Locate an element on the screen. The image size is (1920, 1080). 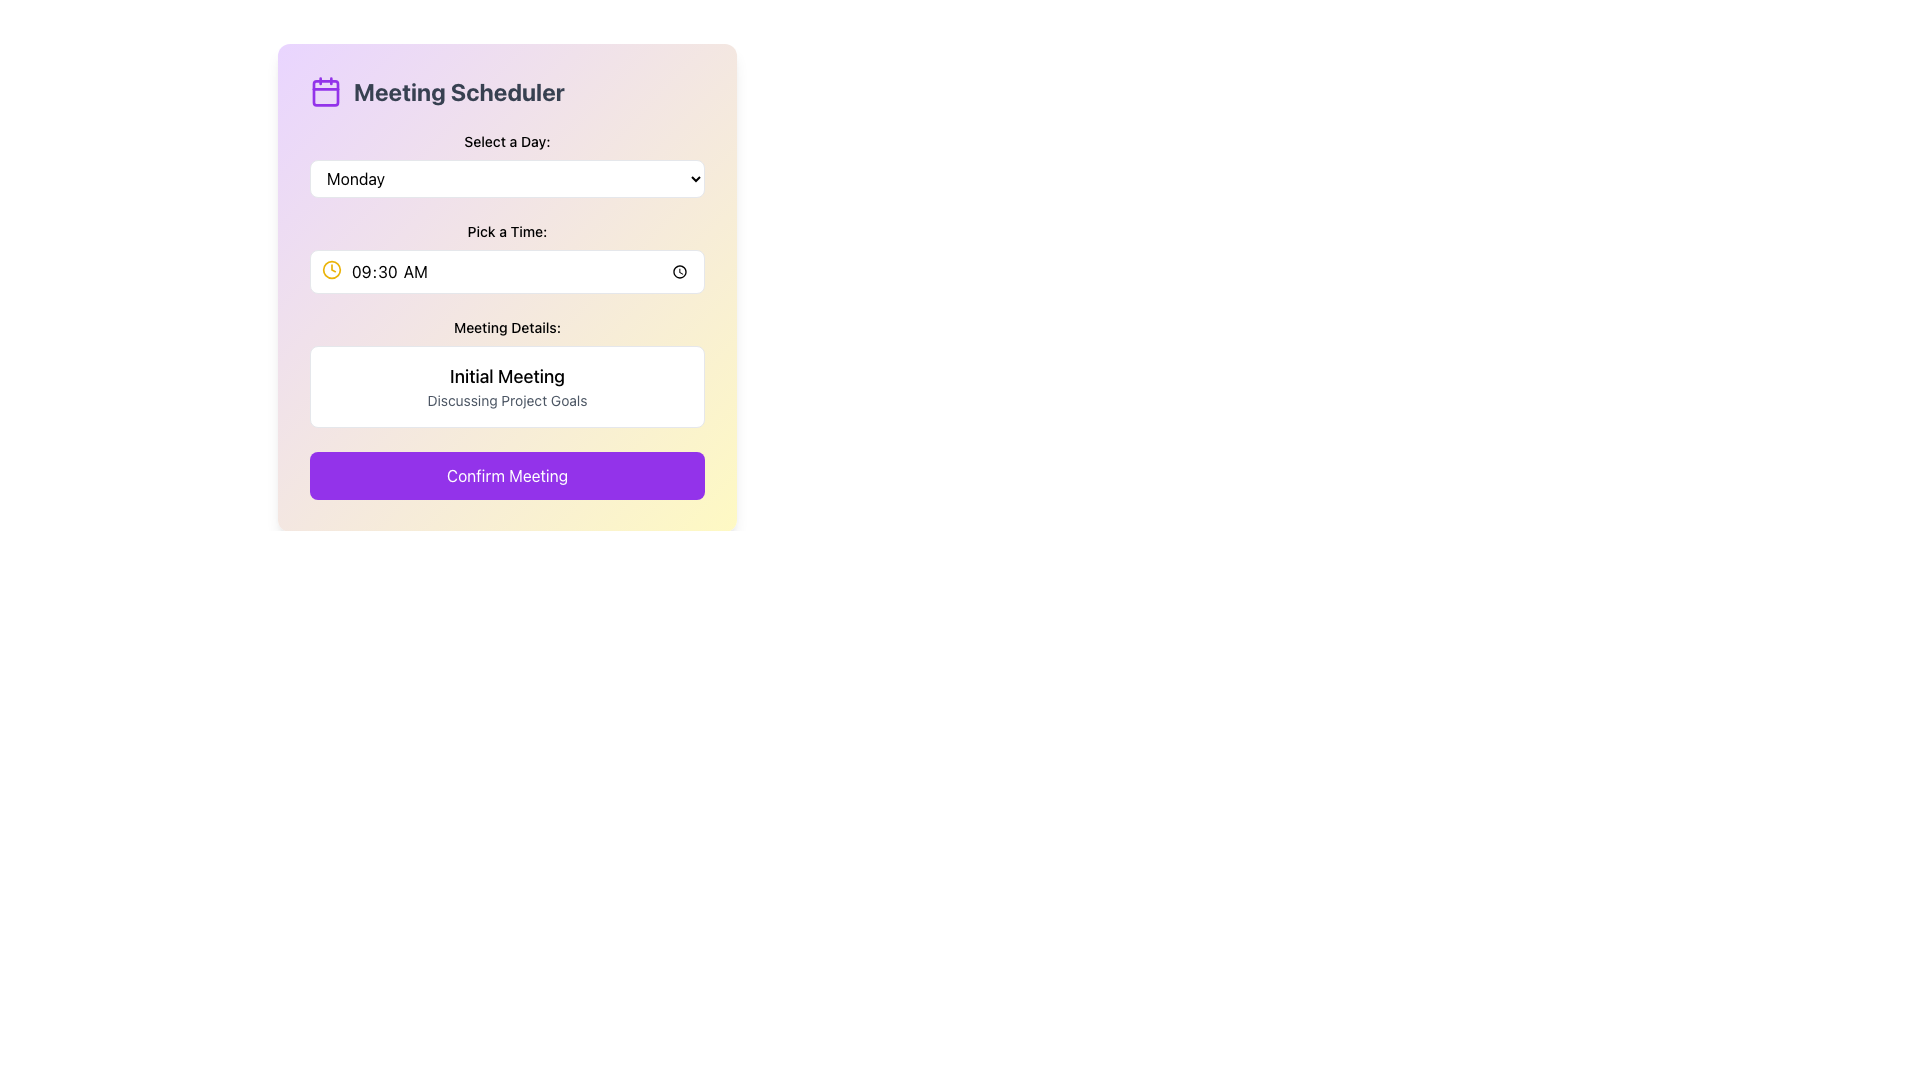
a day from the expanded options list in the dropdown menu labeled 'Select a Day:' positioned above the 'Pick a Time' section in the 'Meeting Scheduler' interface is located at coordinates (507, 164).